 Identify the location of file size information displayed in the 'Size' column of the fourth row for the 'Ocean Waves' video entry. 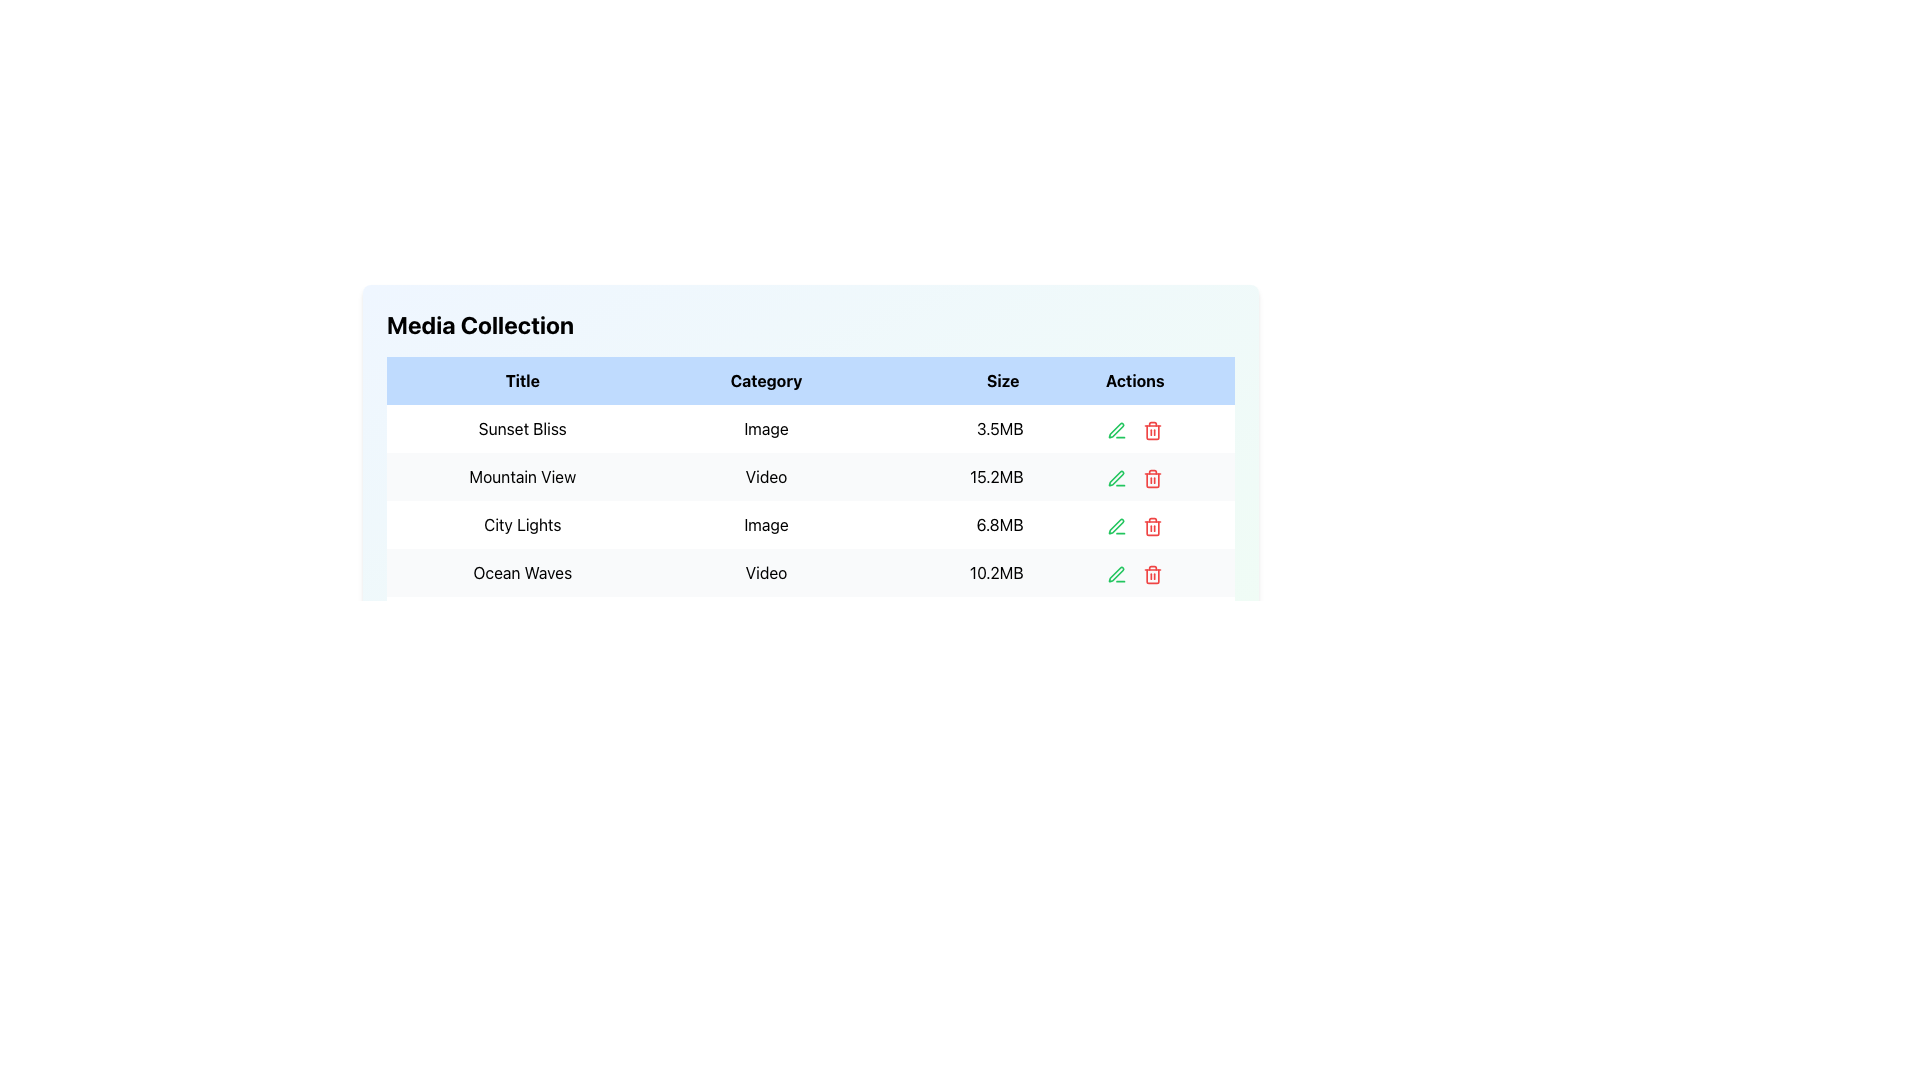
(954, 573).